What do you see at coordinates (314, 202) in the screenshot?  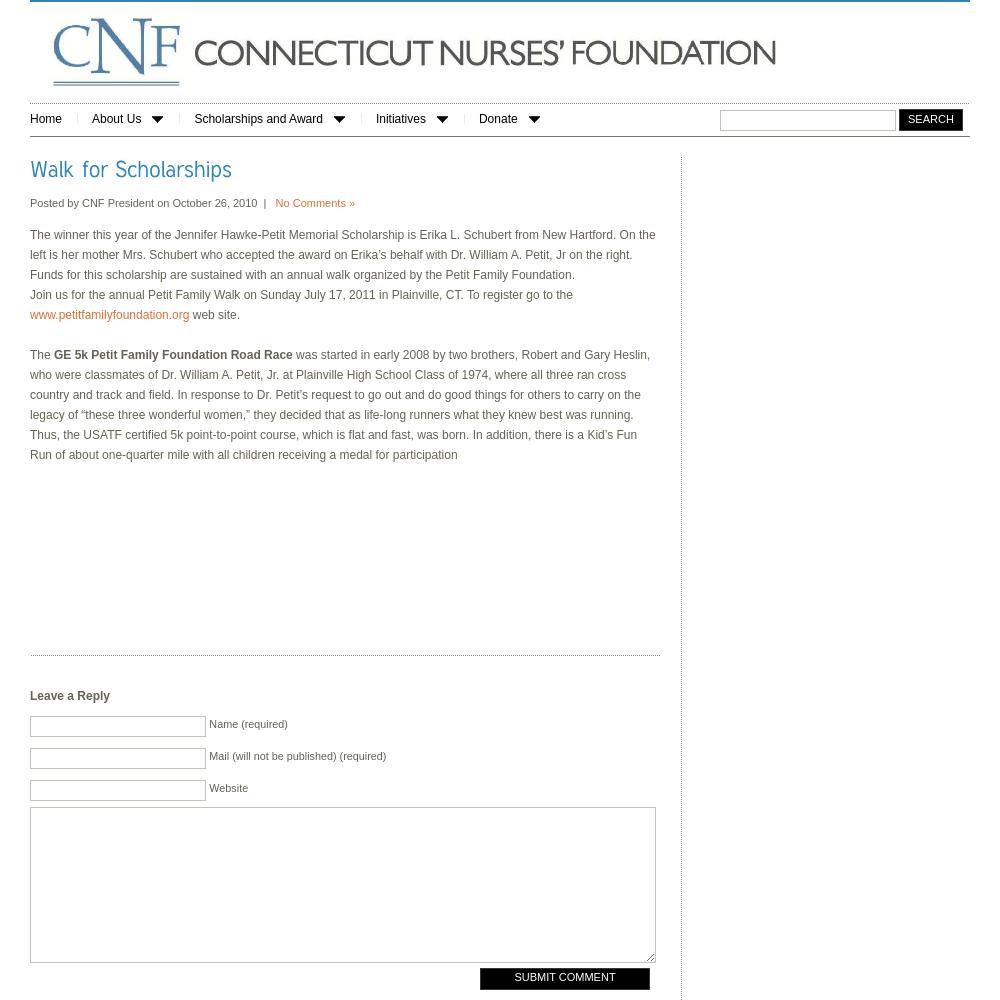 I see `'No Comments »'` at bounding box center [314, 202].